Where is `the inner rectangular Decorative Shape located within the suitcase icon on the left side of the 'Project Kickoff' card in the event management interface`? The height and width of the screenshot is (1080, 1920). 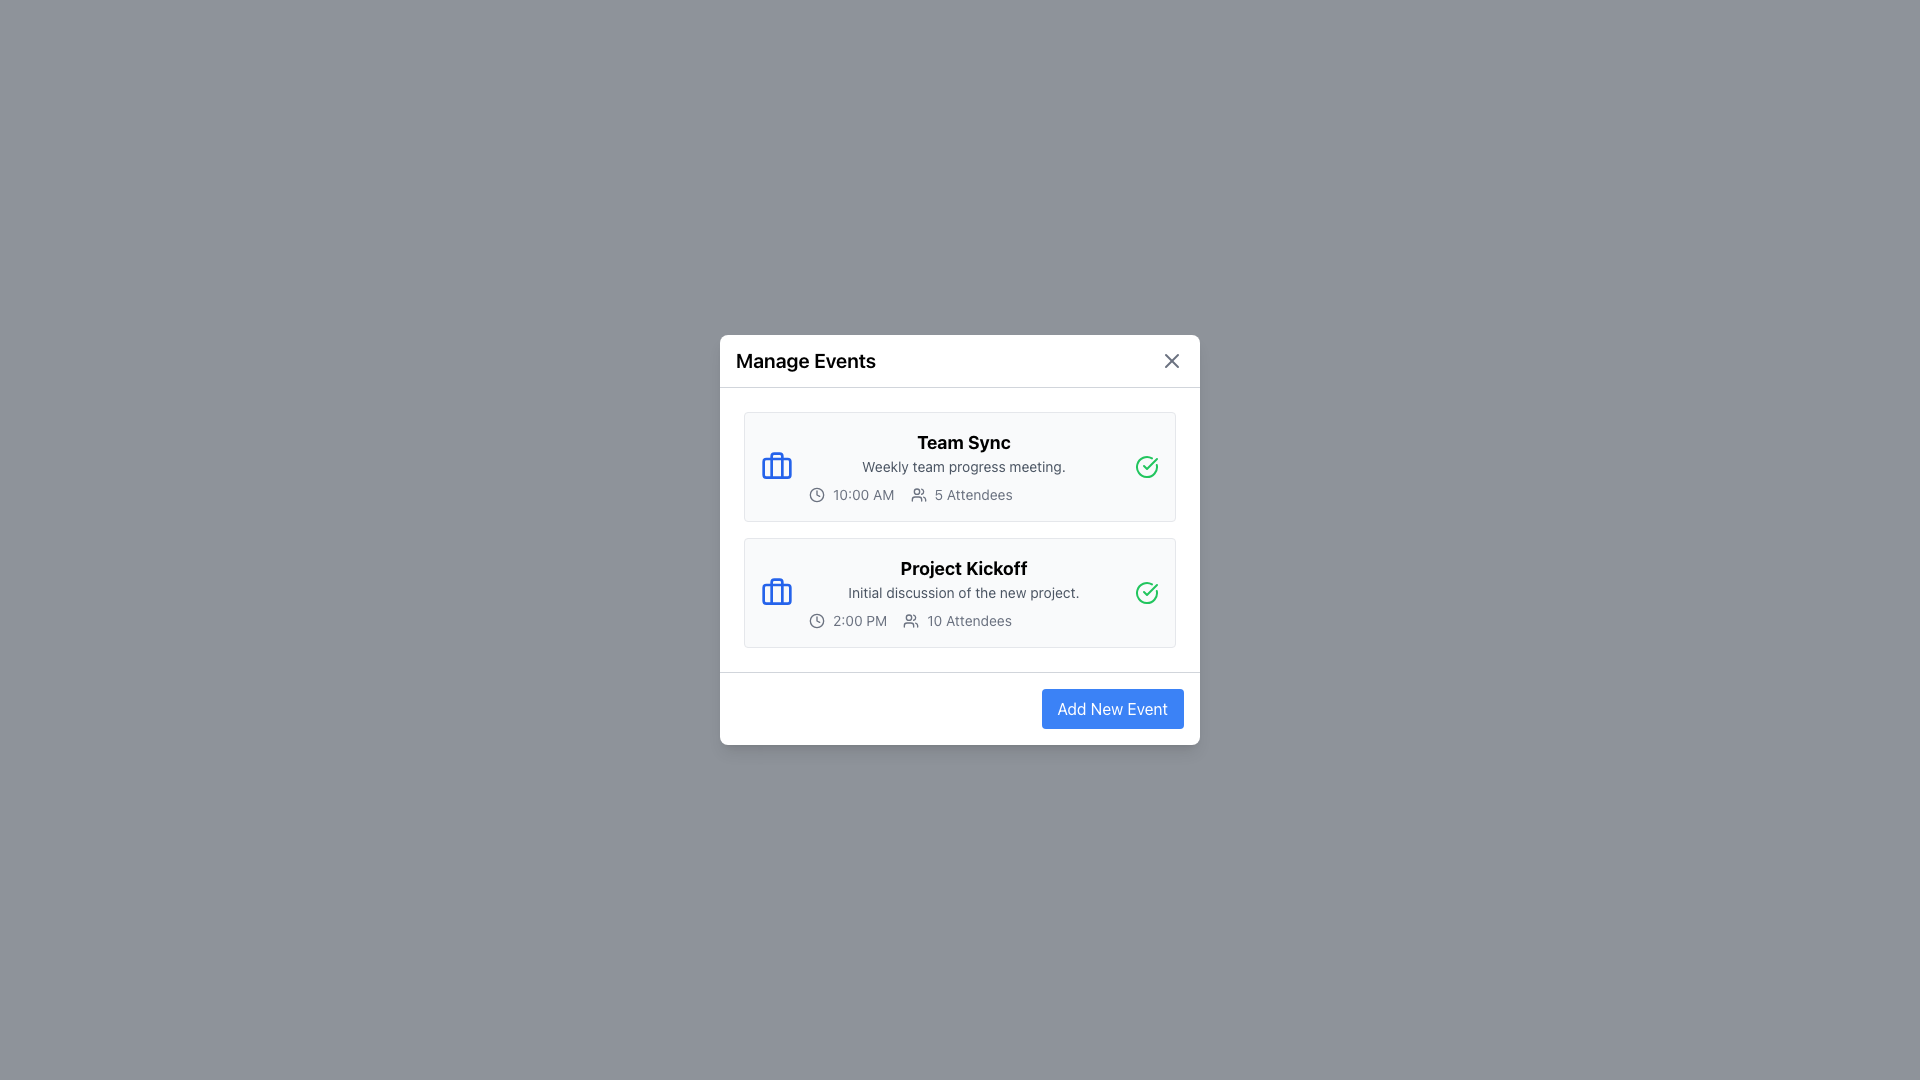 the inner rectangular Decorative Shape located within the suitcase icon on the left side of the 'Project Kickoff' card in the event management interface is located at coordinates (776, 593).